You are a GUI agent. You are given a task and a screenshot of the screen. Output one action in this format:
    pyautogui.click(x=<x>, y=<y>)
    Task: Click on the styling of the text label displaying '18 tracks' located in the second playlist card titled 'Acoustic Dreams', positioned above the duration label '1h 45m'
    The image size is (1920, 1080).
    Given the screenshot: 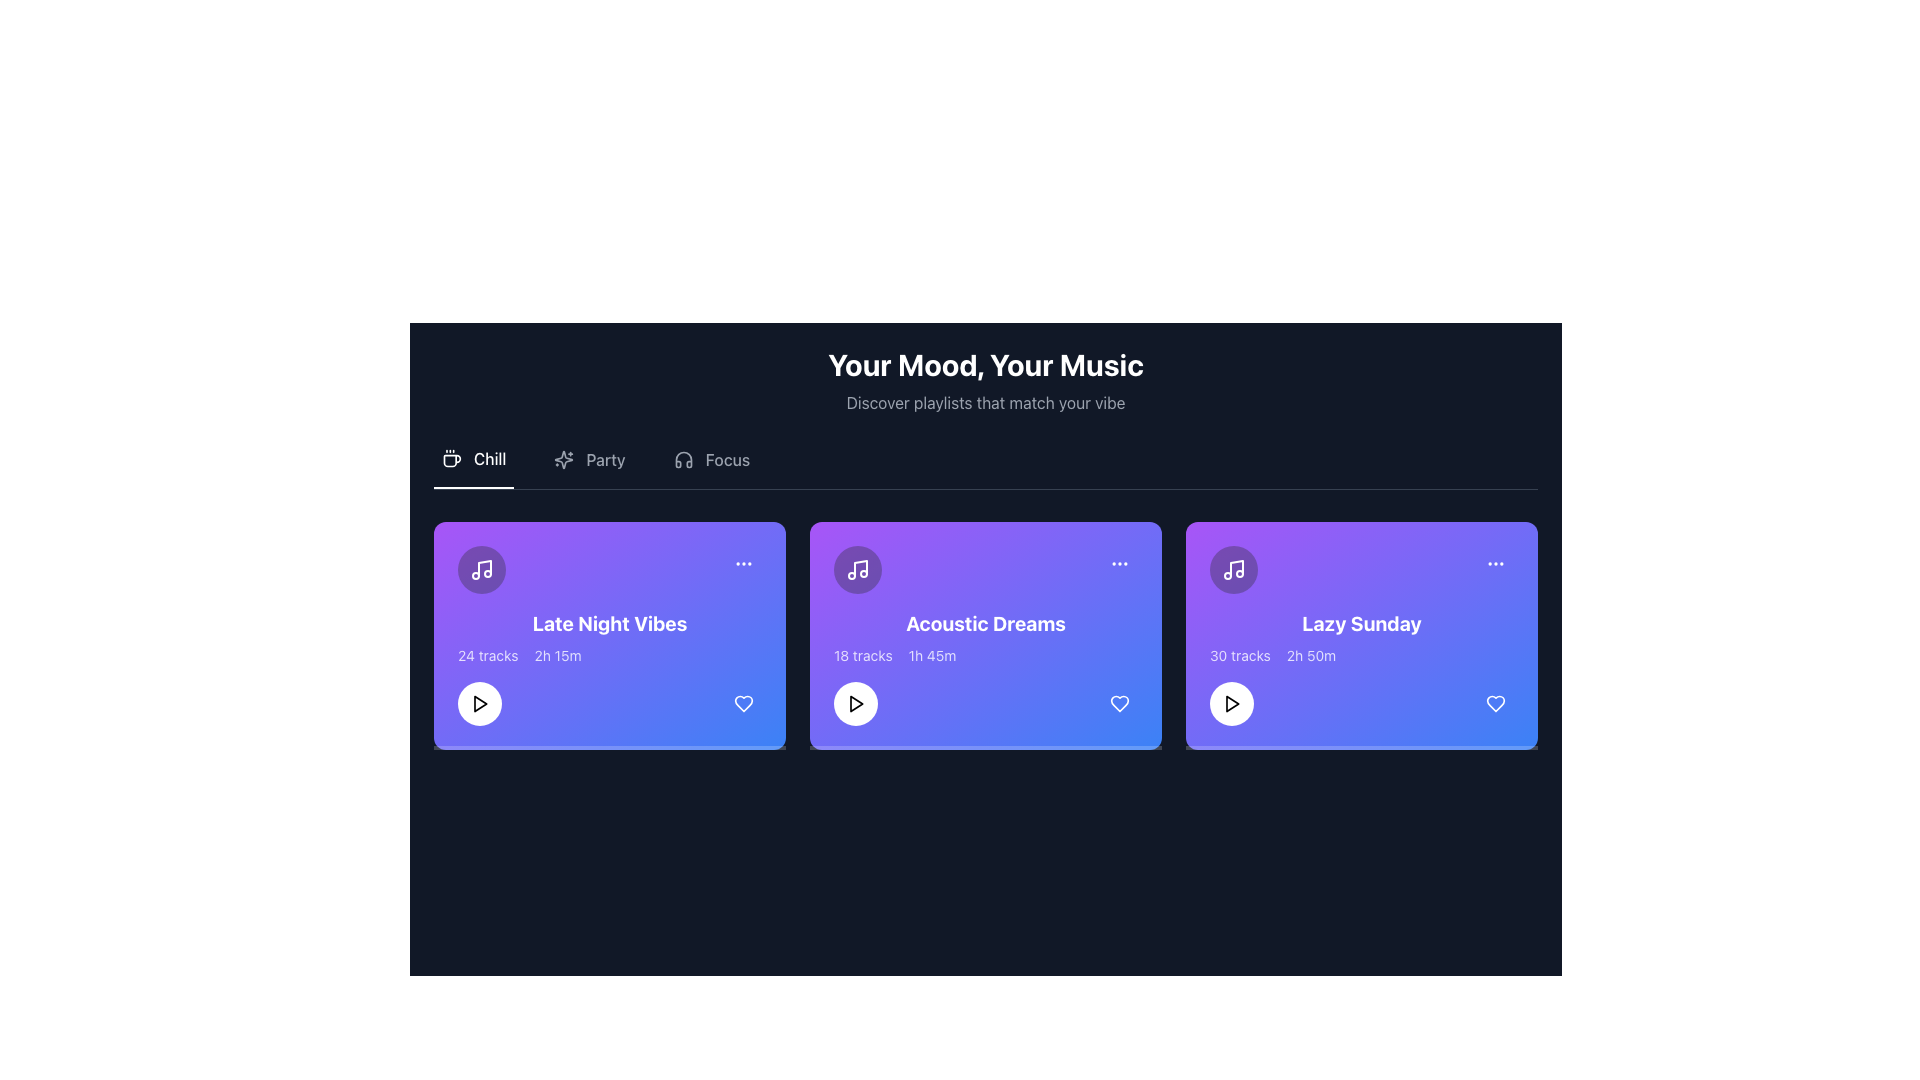 What is the action you would take?
    pyautogui.click(x=863, y=655)
    